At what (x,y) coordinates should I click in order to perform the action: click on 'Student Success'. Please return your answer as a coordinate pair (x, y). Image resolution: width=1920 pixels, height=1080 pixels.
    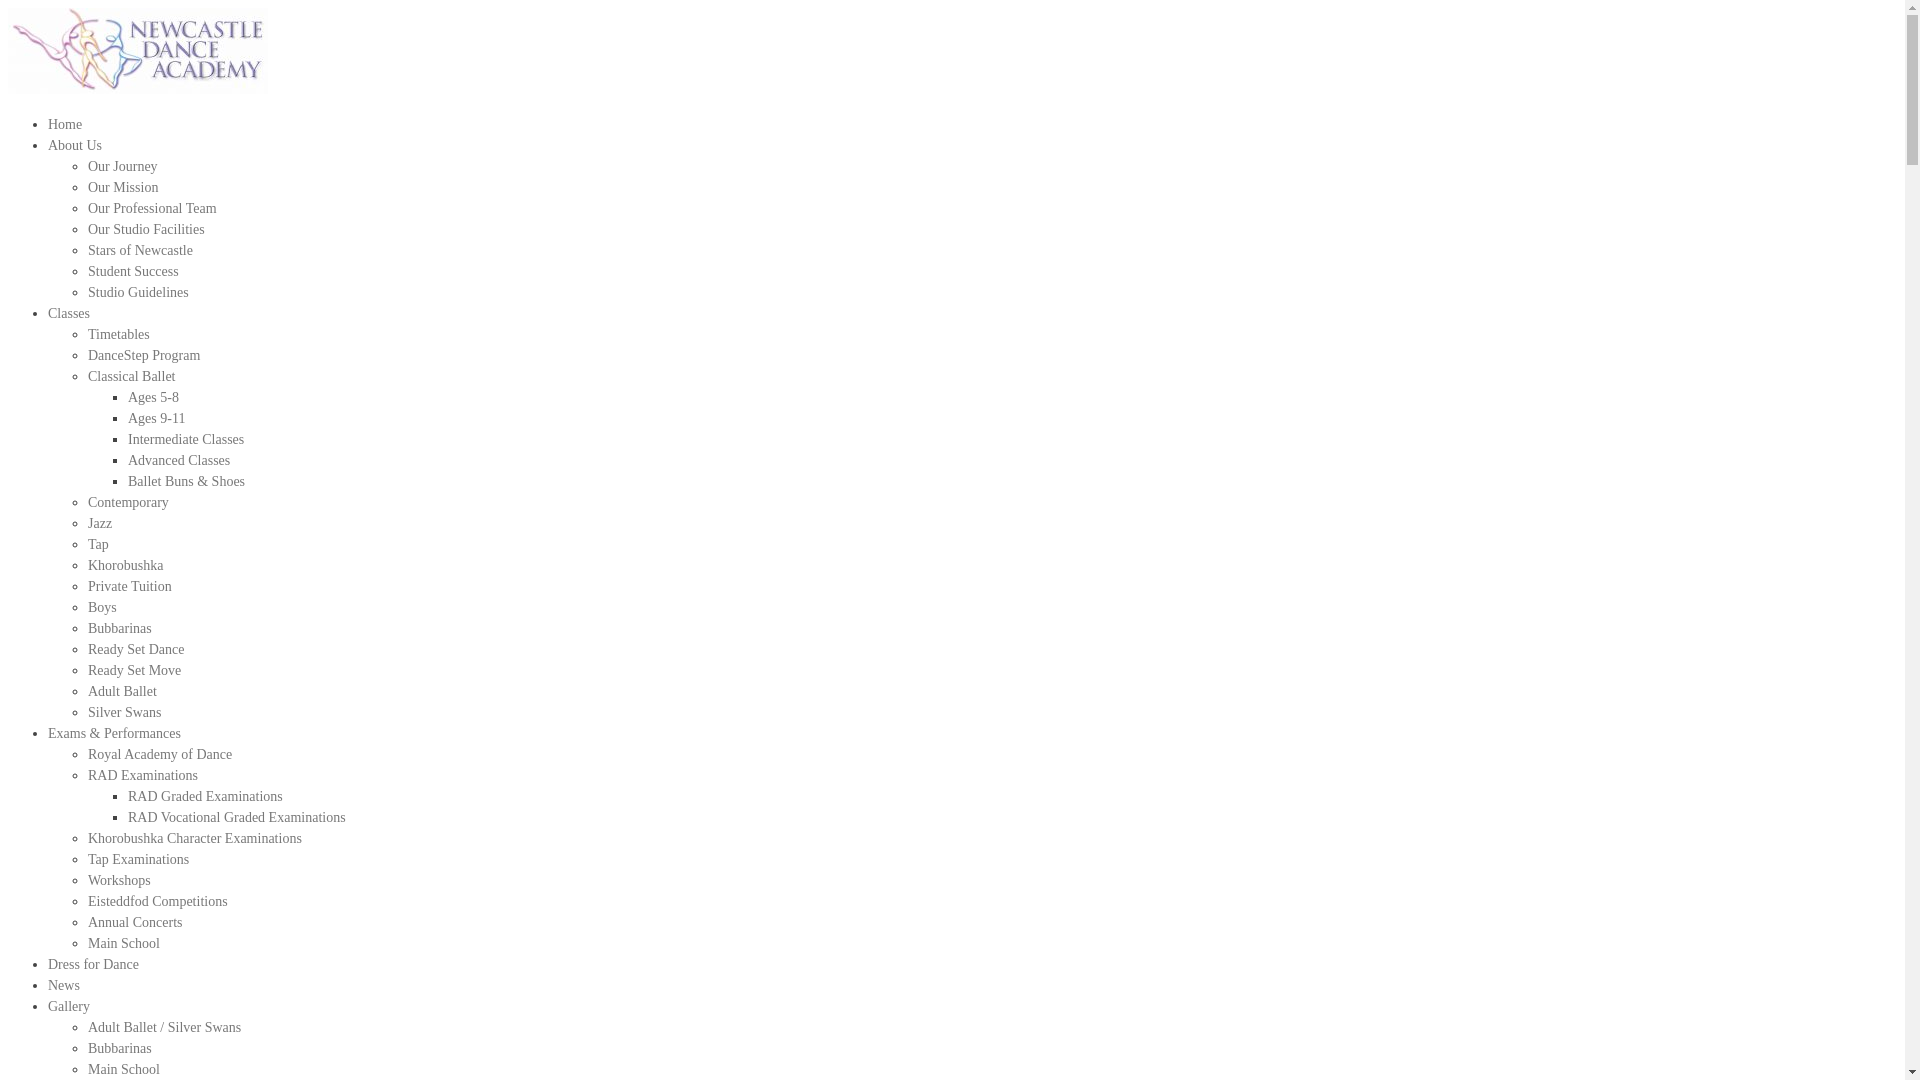
    Looking at the image, I should click on (132, 271).